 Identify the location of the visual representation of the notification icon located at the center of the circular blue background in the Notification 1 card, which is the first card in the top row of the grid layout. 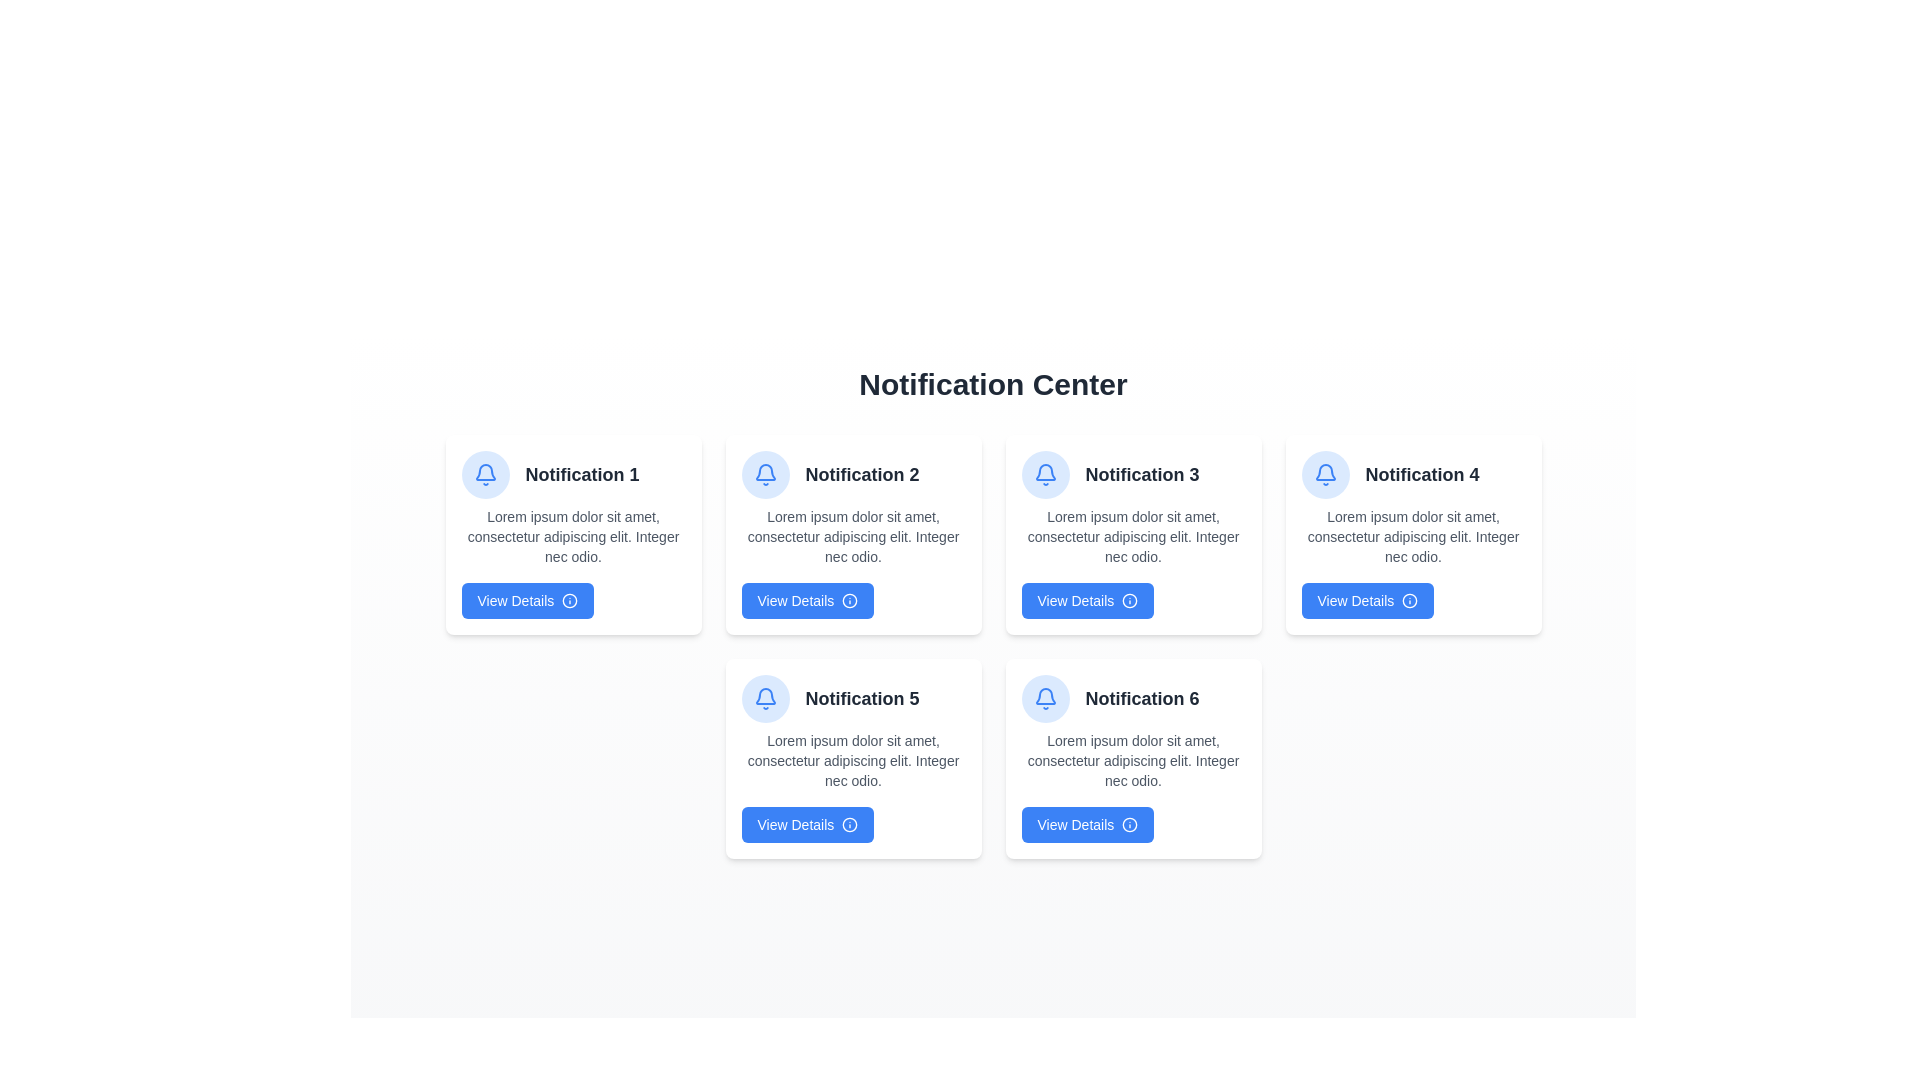
(764, 697).